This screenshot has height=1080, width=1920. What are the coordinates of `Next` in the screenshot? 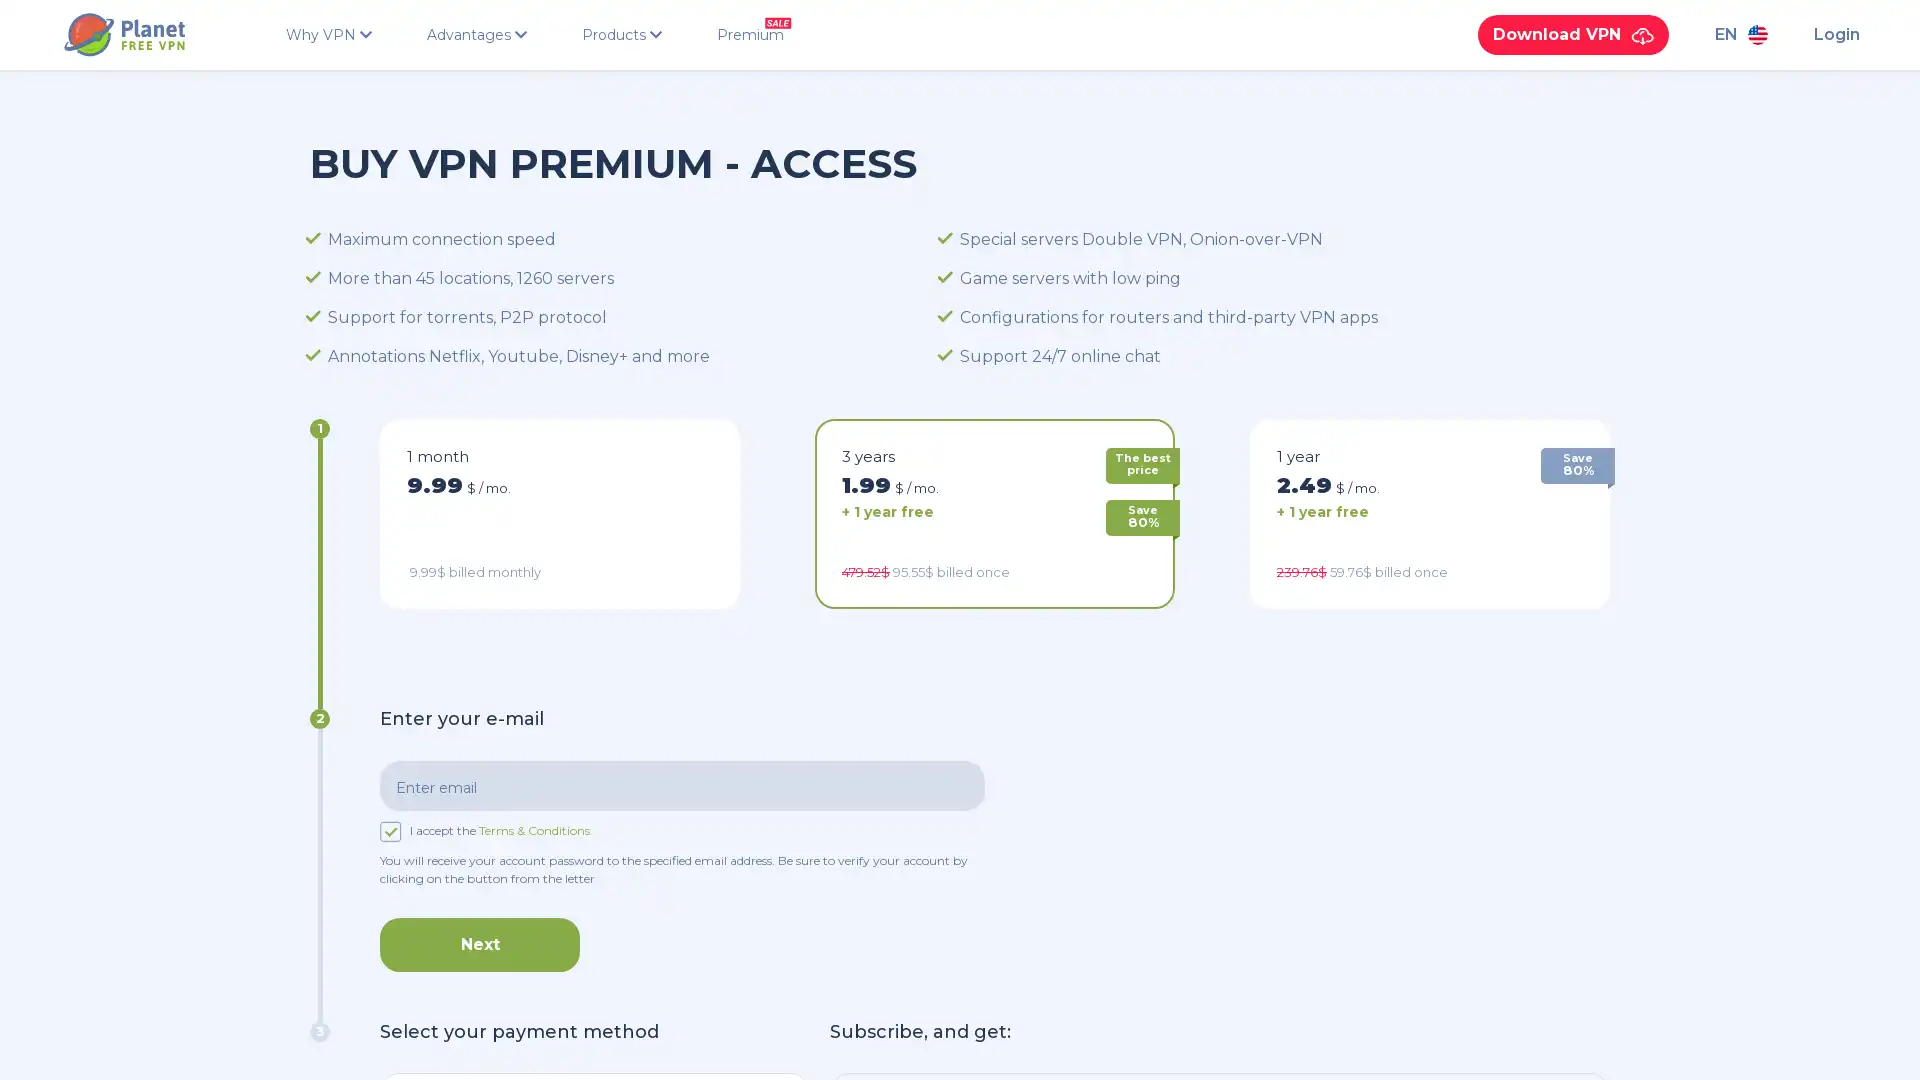 It's located at (480, 944).